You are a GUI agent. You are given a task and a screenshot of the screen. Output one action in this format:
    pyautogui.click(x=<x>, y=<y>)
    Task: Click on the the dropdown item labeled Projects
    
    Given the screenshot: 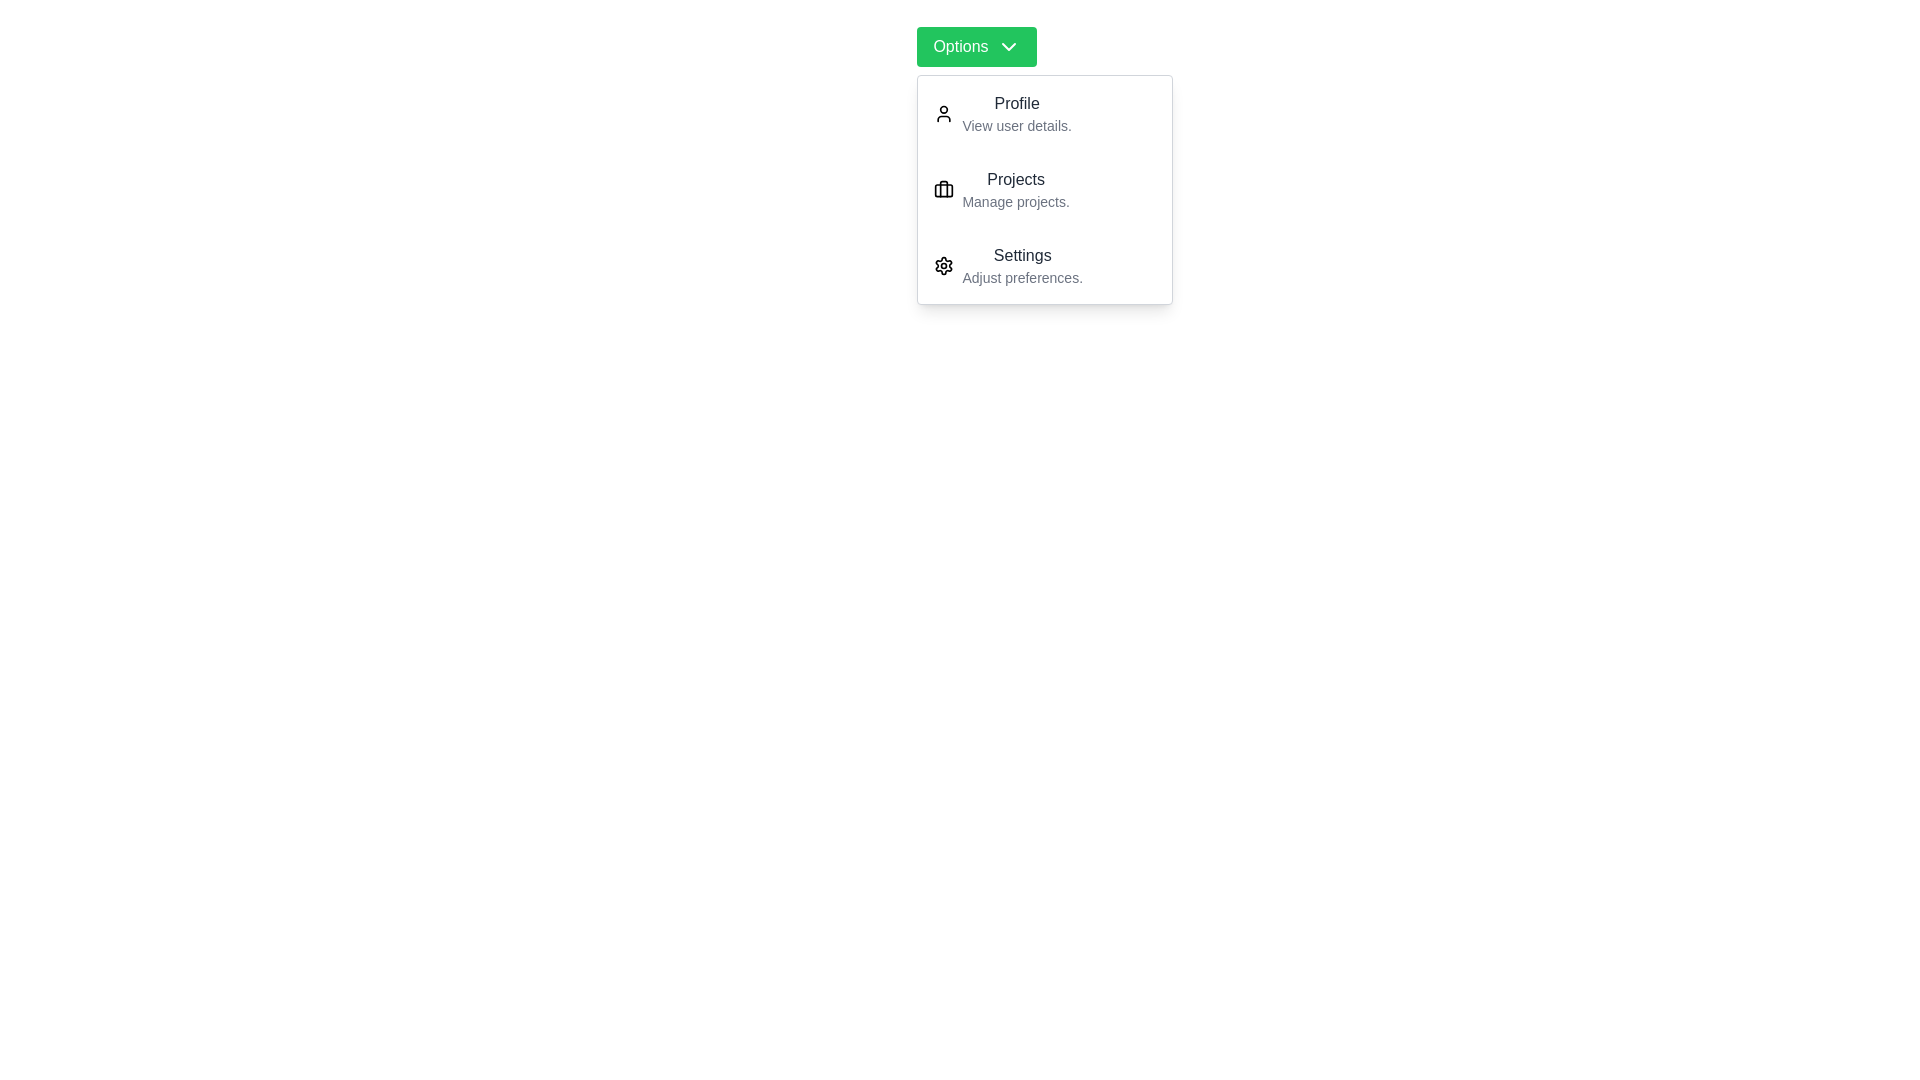 What is the action you would take?
    pyautogui.click(x=1044, y=189)
    